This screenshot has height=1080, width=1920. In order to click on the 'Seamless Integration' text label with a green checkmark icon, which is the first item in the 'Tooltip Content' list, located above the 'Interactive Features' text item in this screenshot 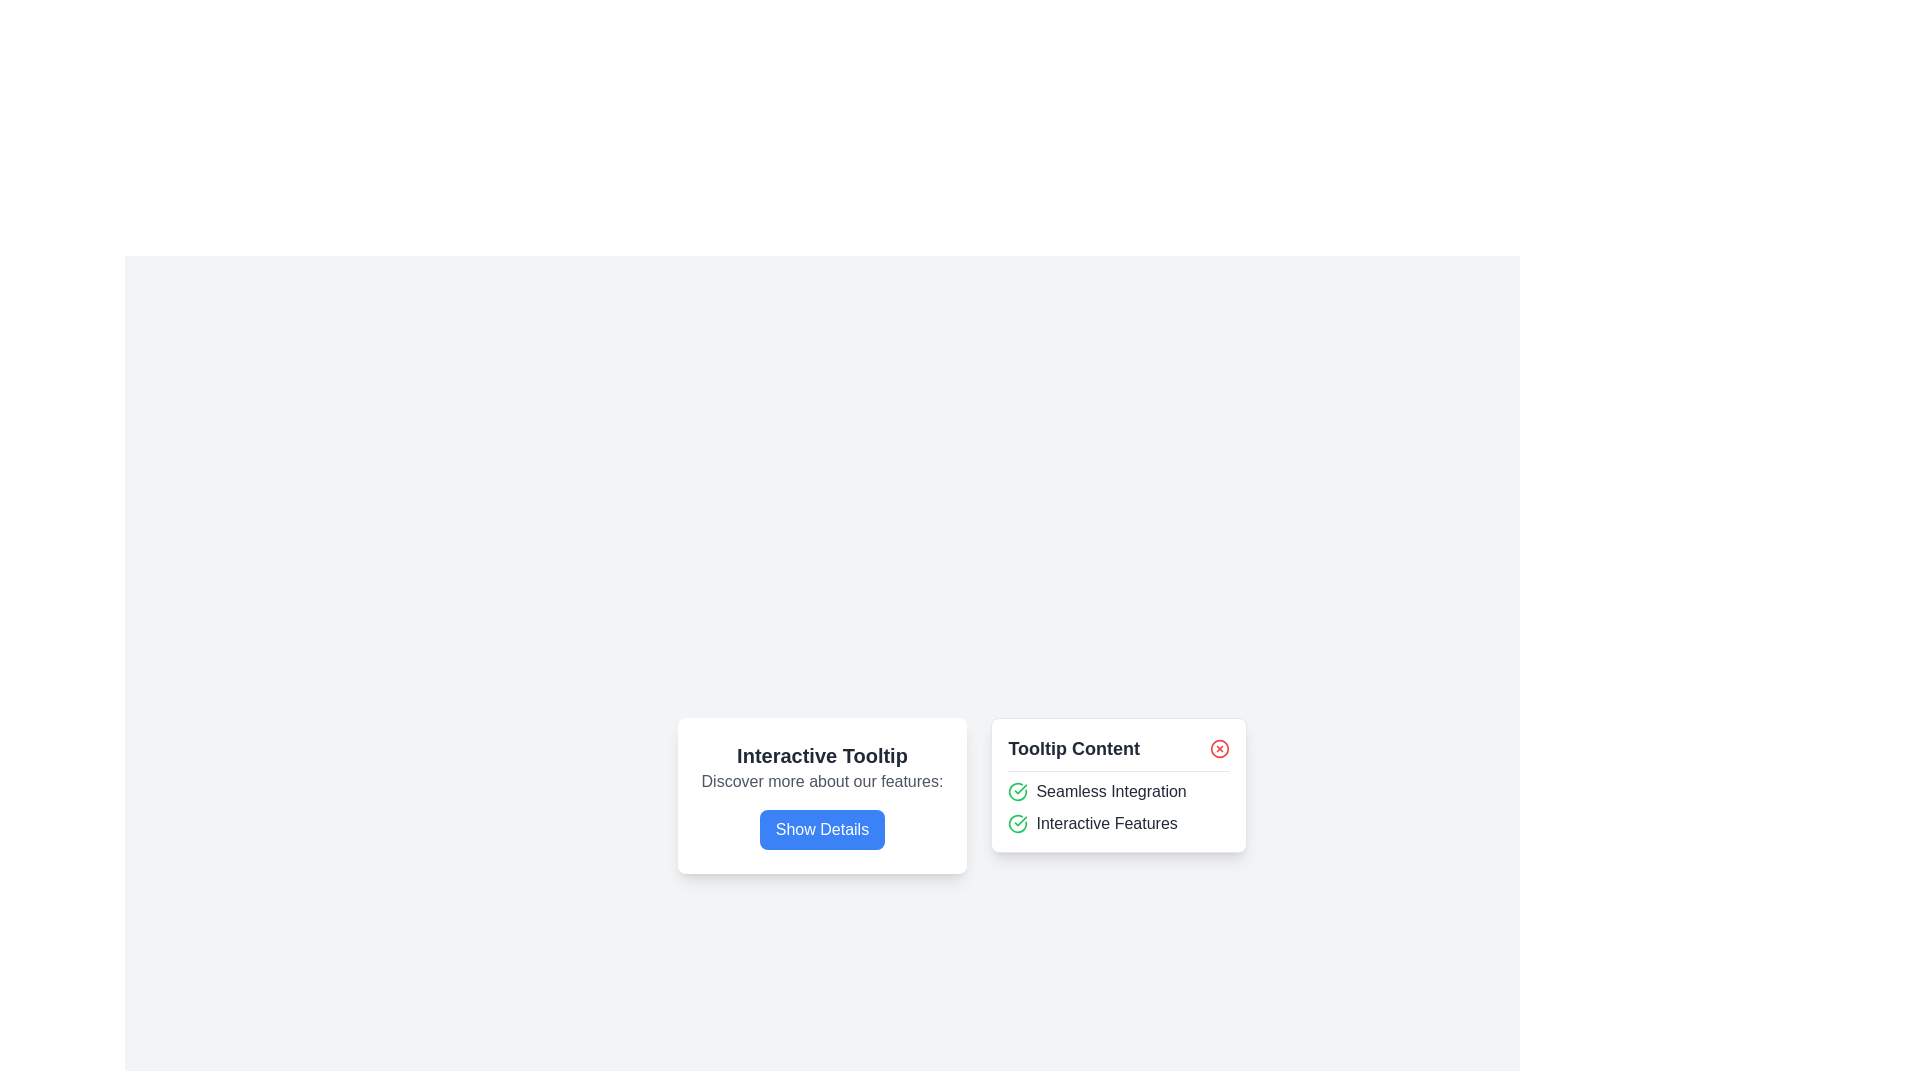, I will do `click(1118, 790)`.